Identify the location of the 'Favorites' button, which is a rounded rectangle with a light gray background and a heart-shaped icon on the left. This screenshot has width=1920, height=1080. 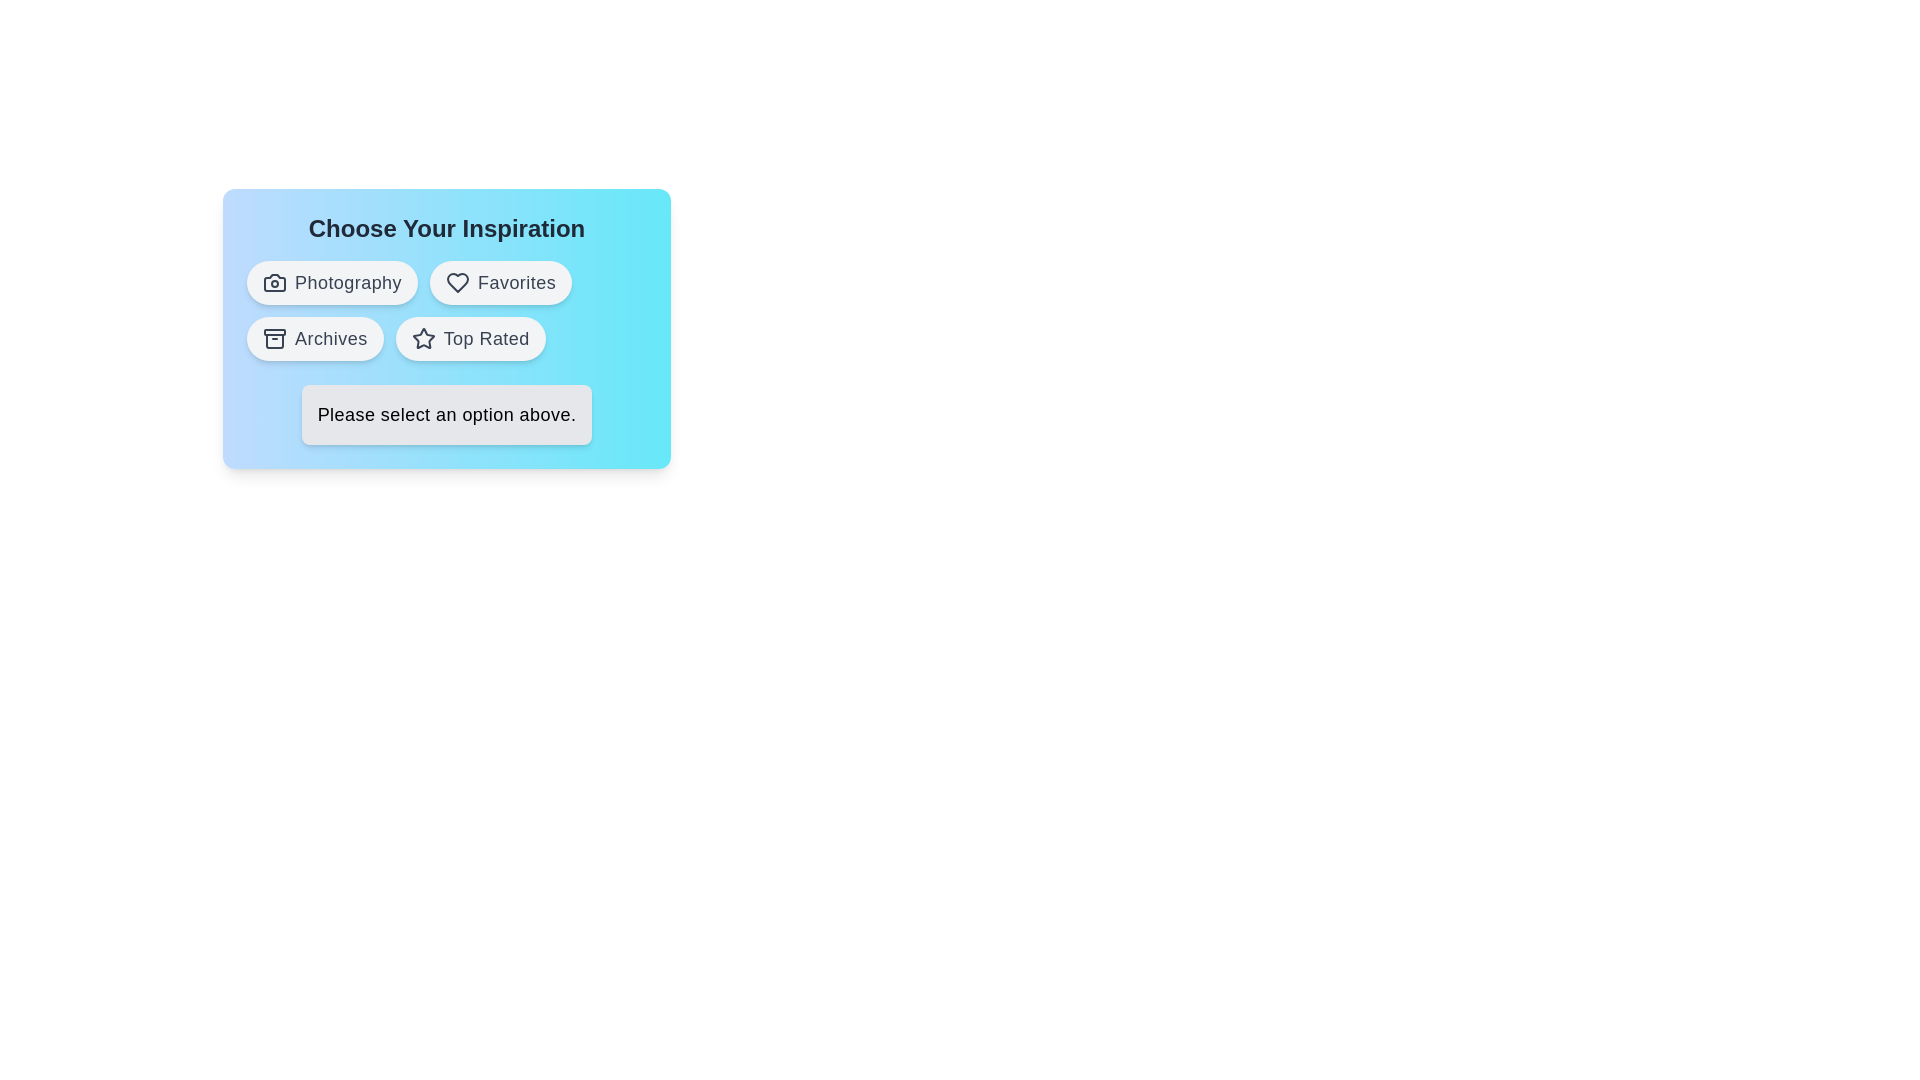
(500, 282).